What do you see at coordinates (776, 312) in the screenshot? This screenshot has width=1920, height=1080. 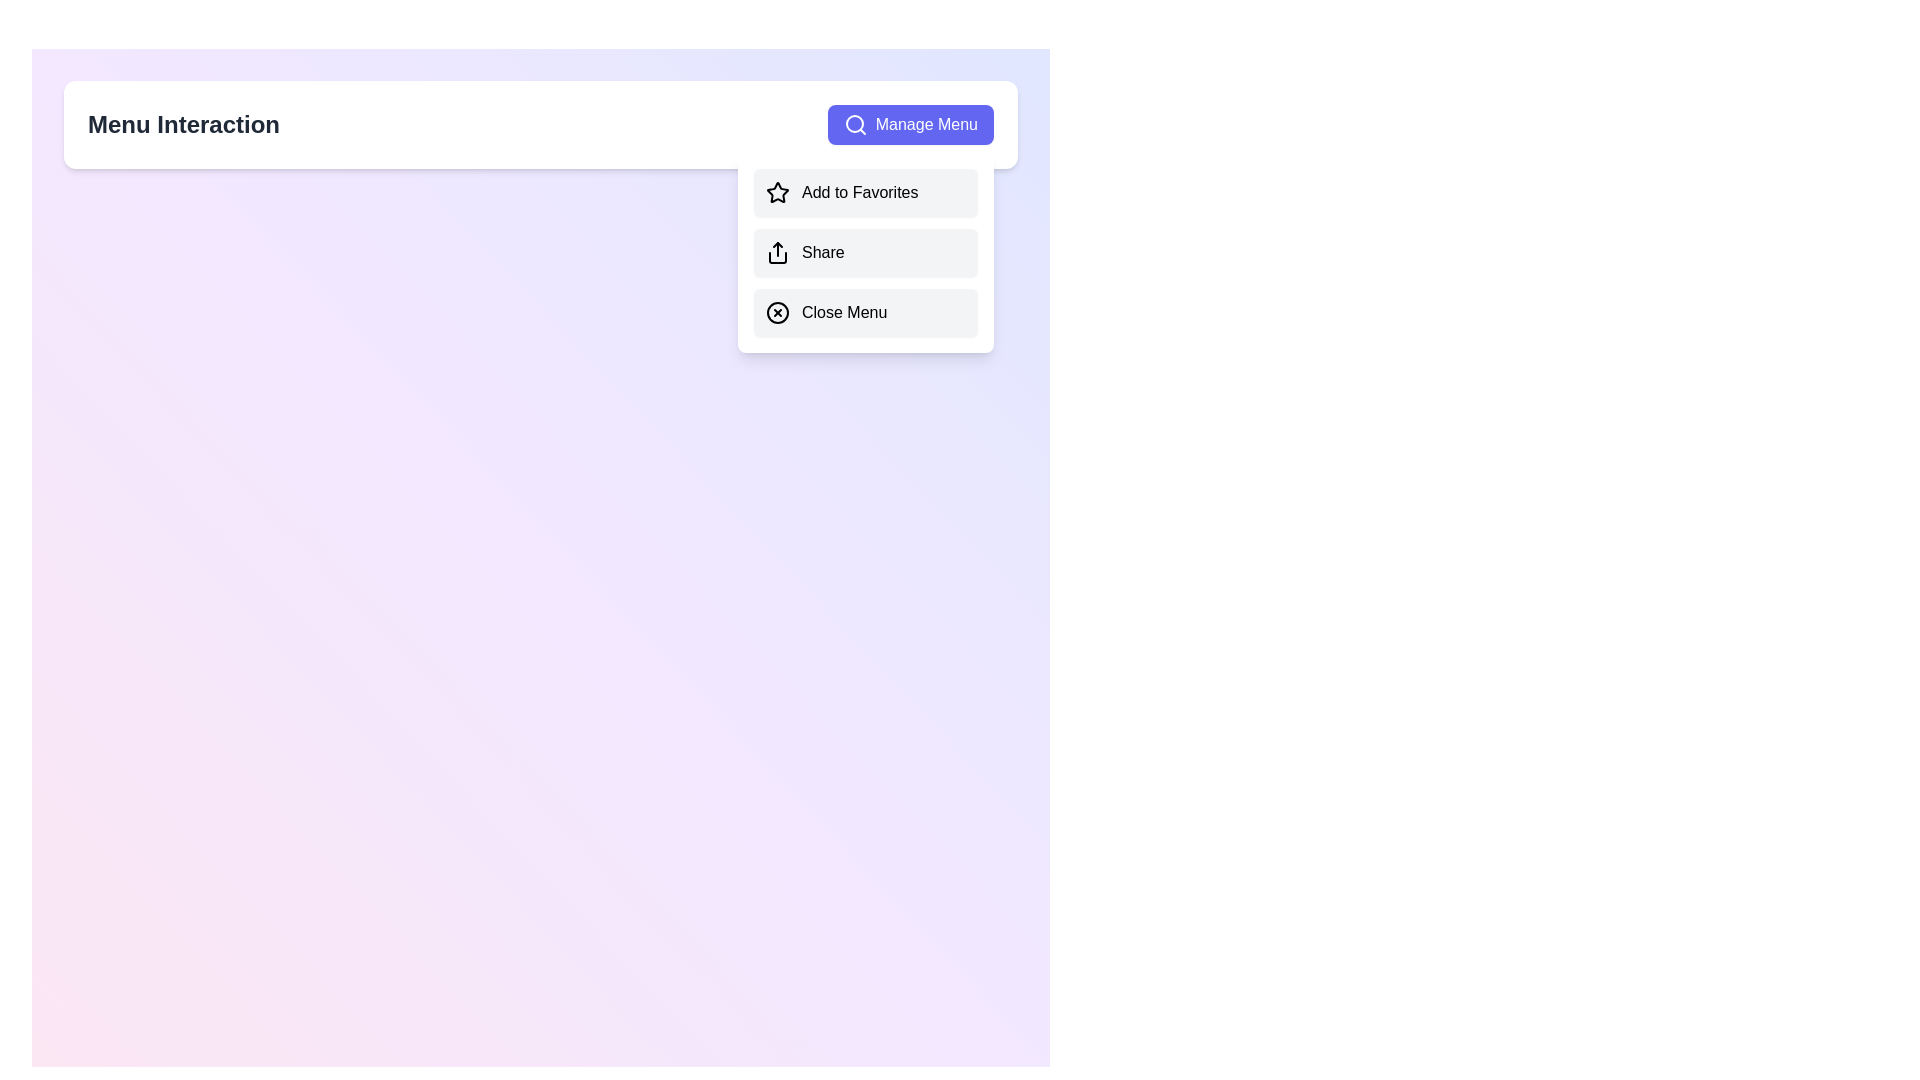 I see `the circular icon on the leftmost side of the 'Close Menu' option` at bounding box center [776, 312].